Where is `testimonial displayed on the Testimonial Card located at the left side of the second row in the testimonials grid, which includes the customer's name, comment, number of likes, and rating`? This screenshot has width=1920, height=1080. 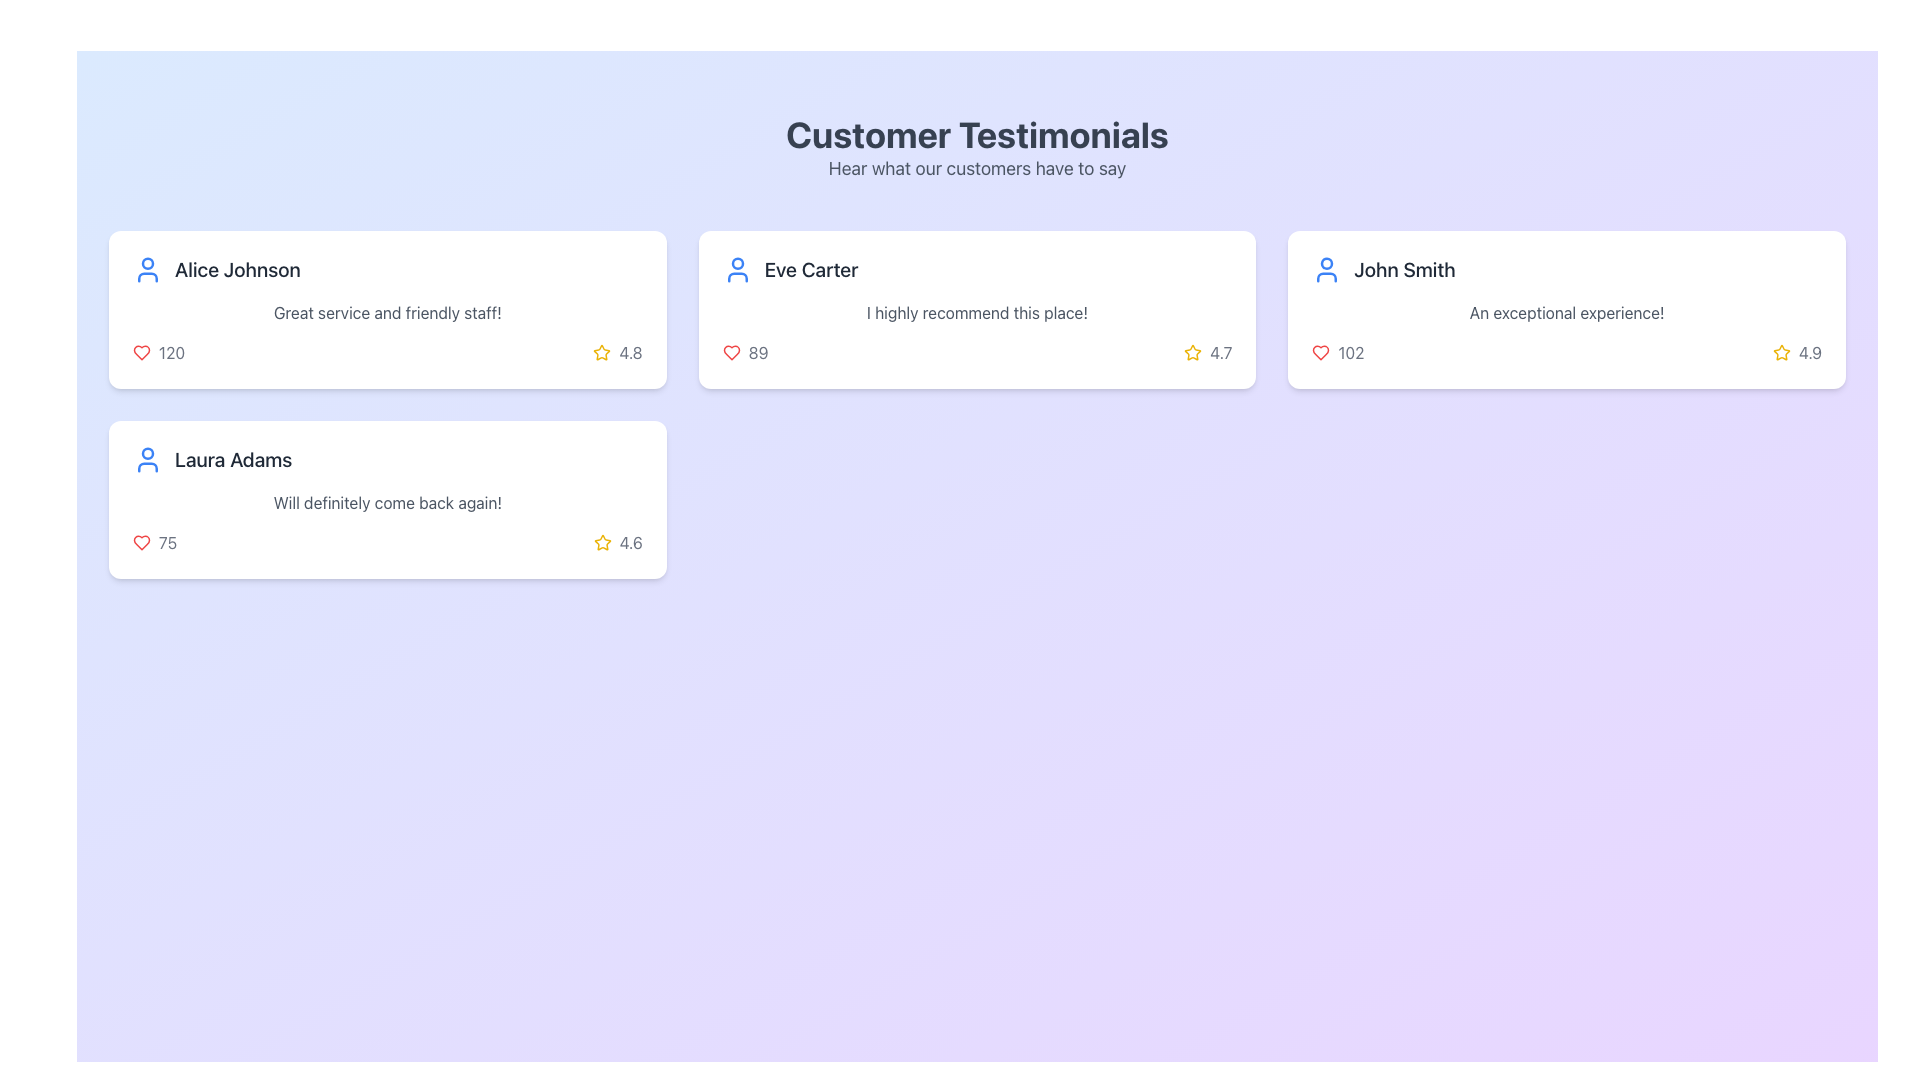 testimonial displayed on the Testimonial Card located at the left side of the second row in the testimonials grid, which includes the customer's name, comment, number of likes, and rating is located at coordinates (387, 499).